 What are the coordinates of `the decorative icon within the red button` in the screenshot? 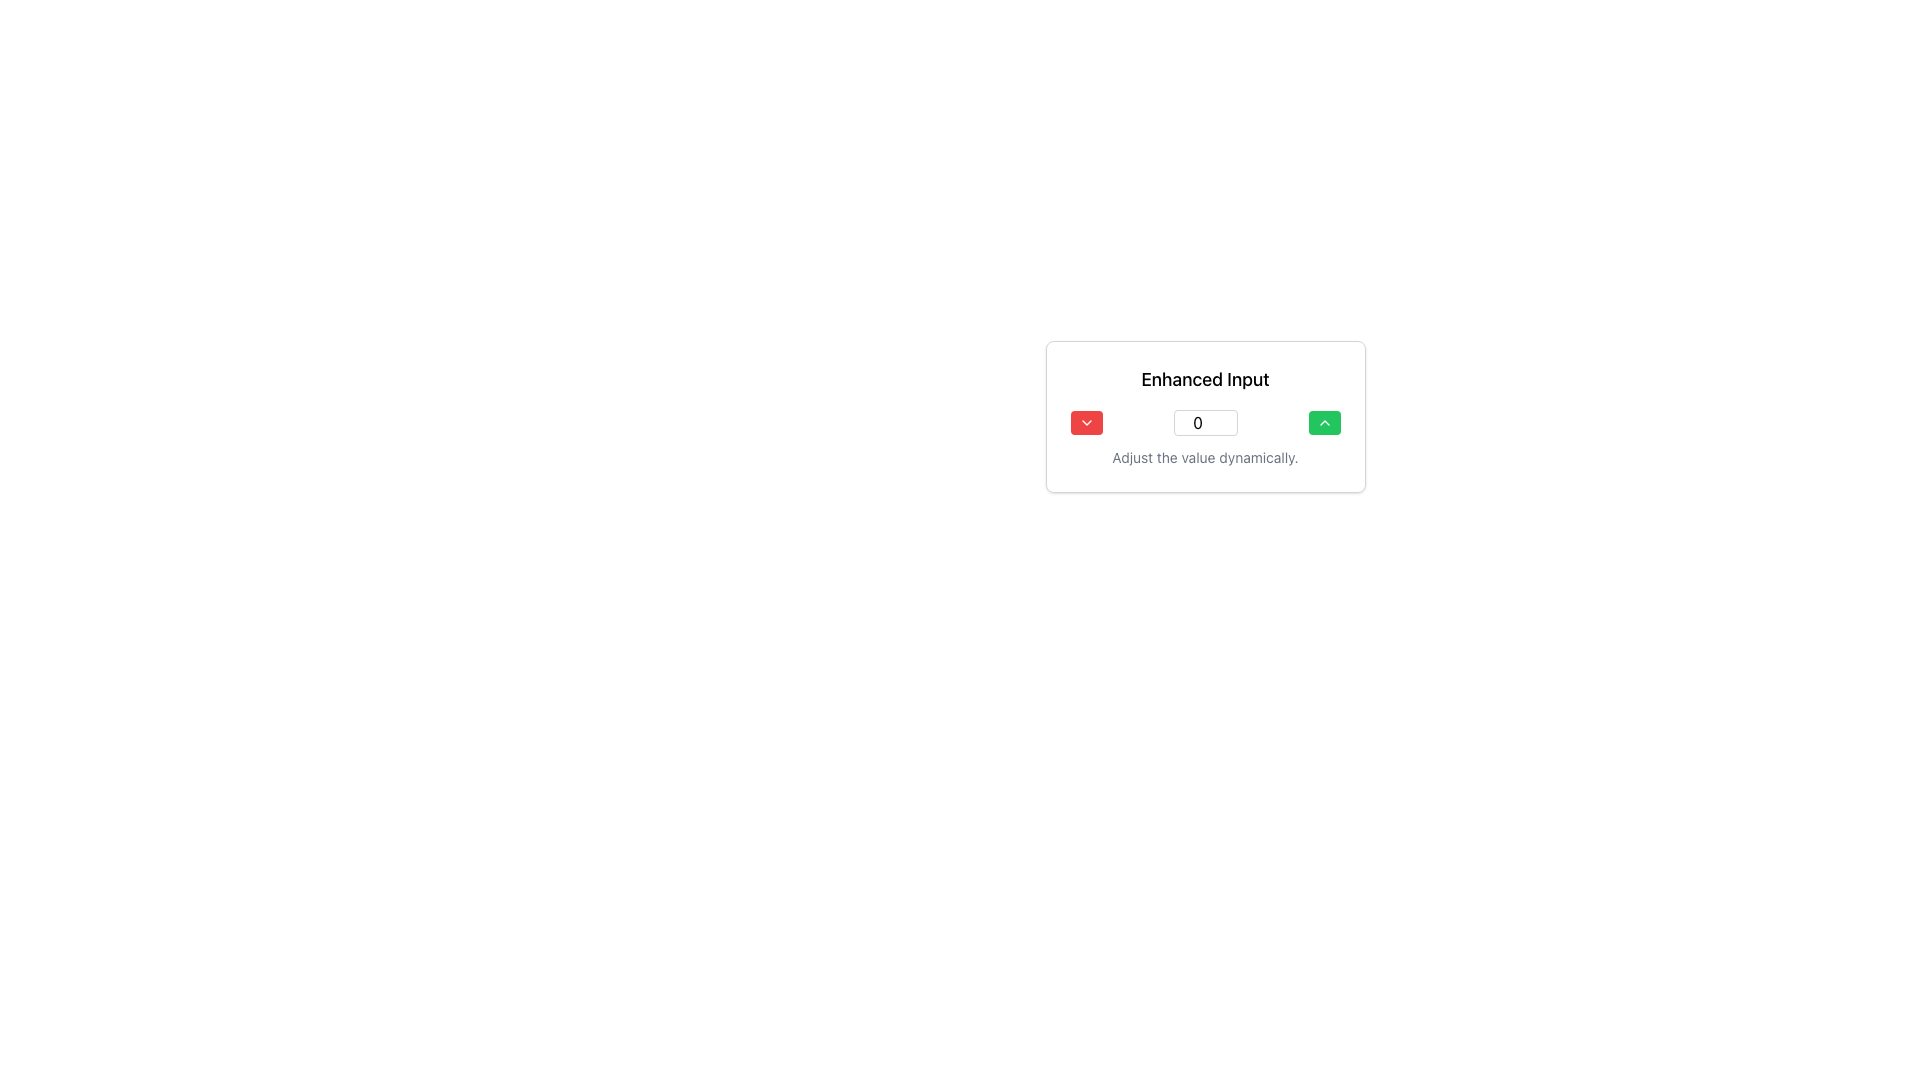 It's located at (1085, 422).